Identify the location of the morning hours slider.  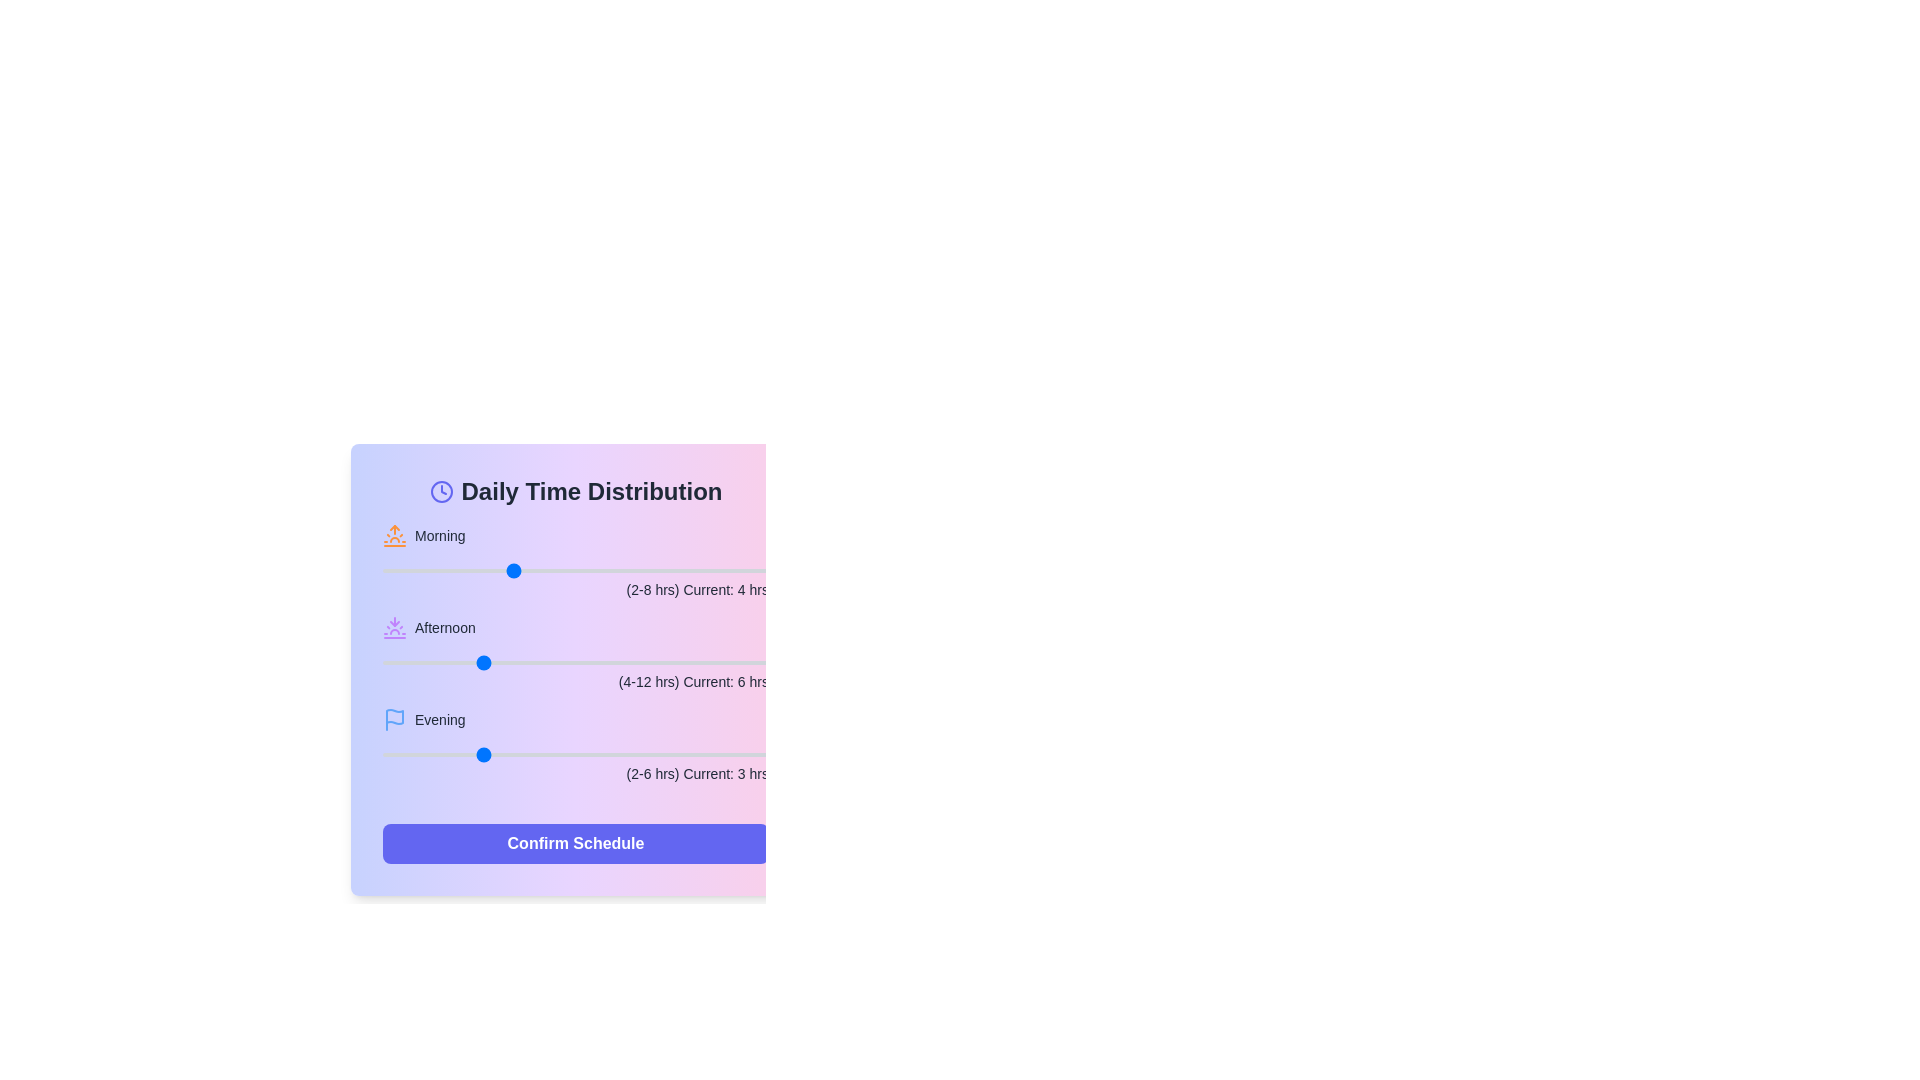
(640, 570).